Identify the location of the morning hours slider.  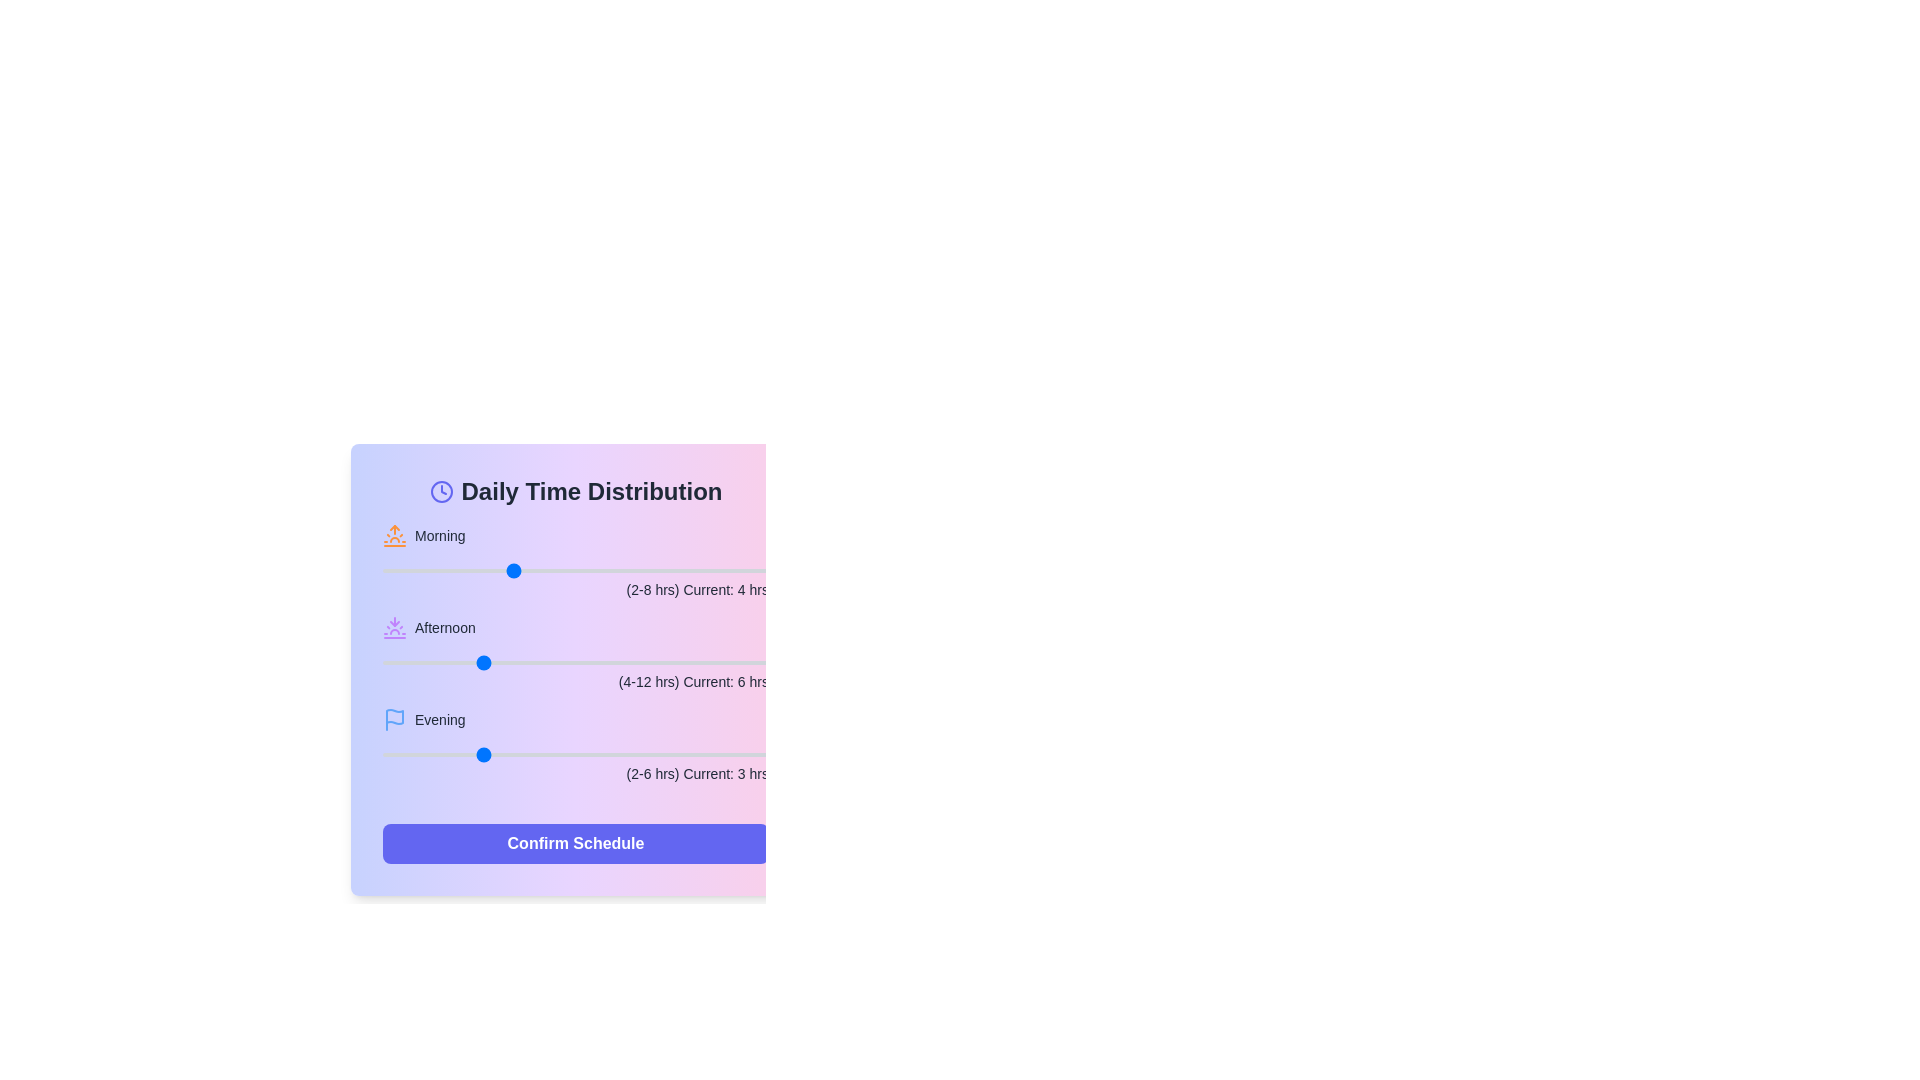
(640, 570).